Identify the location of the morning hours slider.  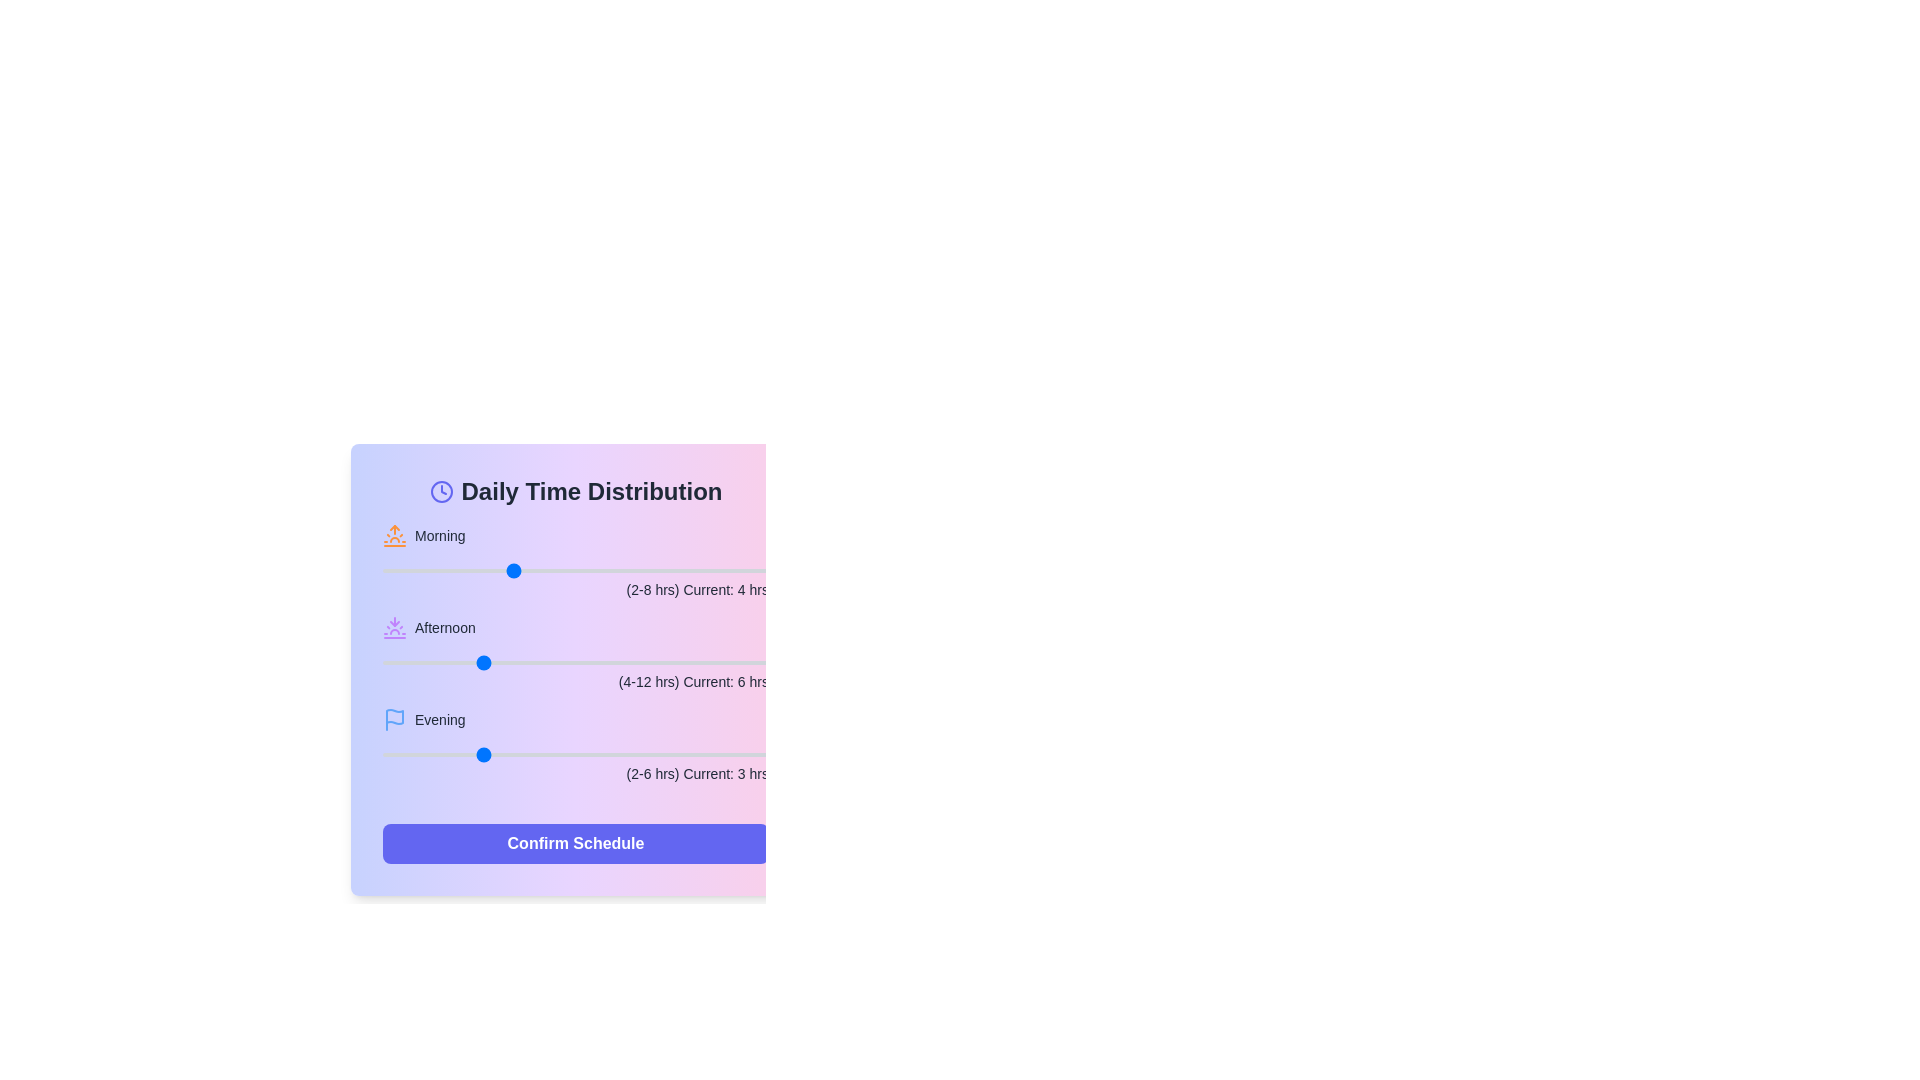
(640, 570).